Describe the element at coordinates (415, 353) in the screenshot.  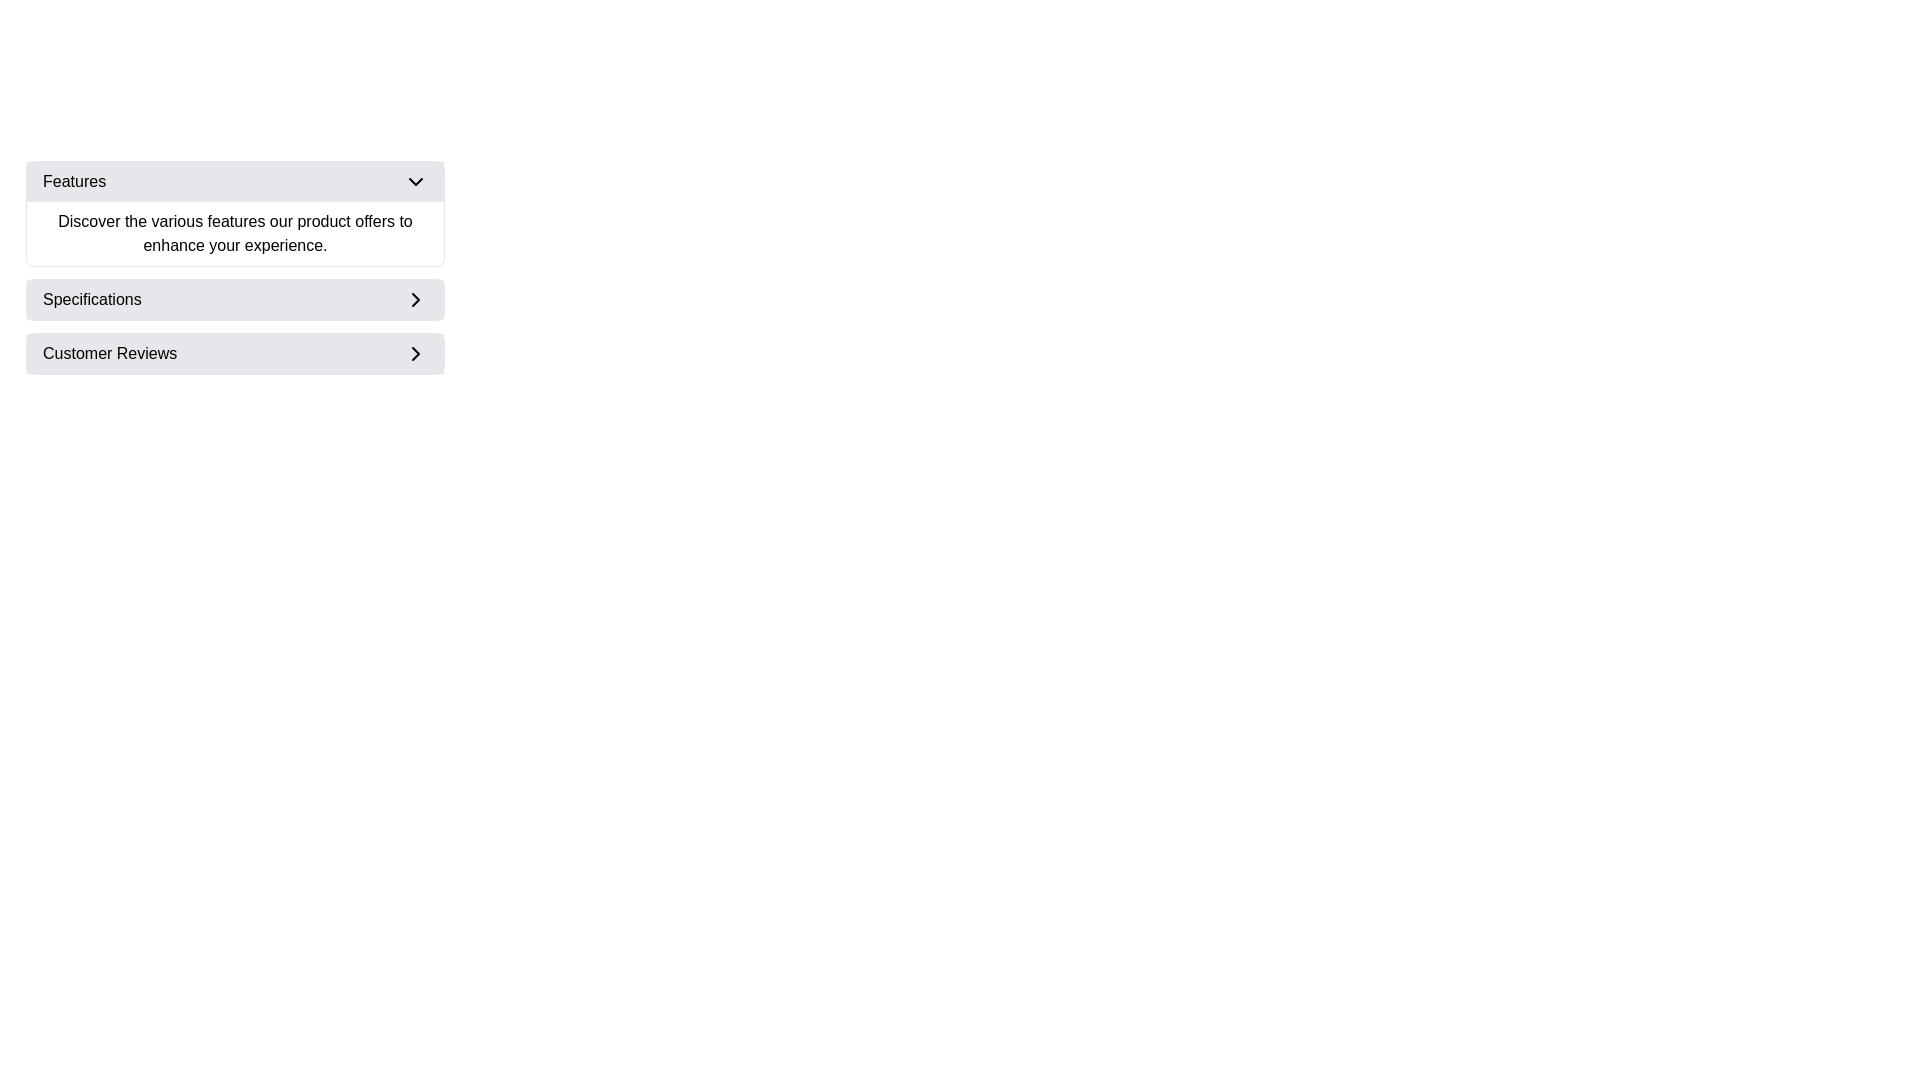
I see `the navigation icon located at the far right of the 'Customer Reviews' row` at that location.